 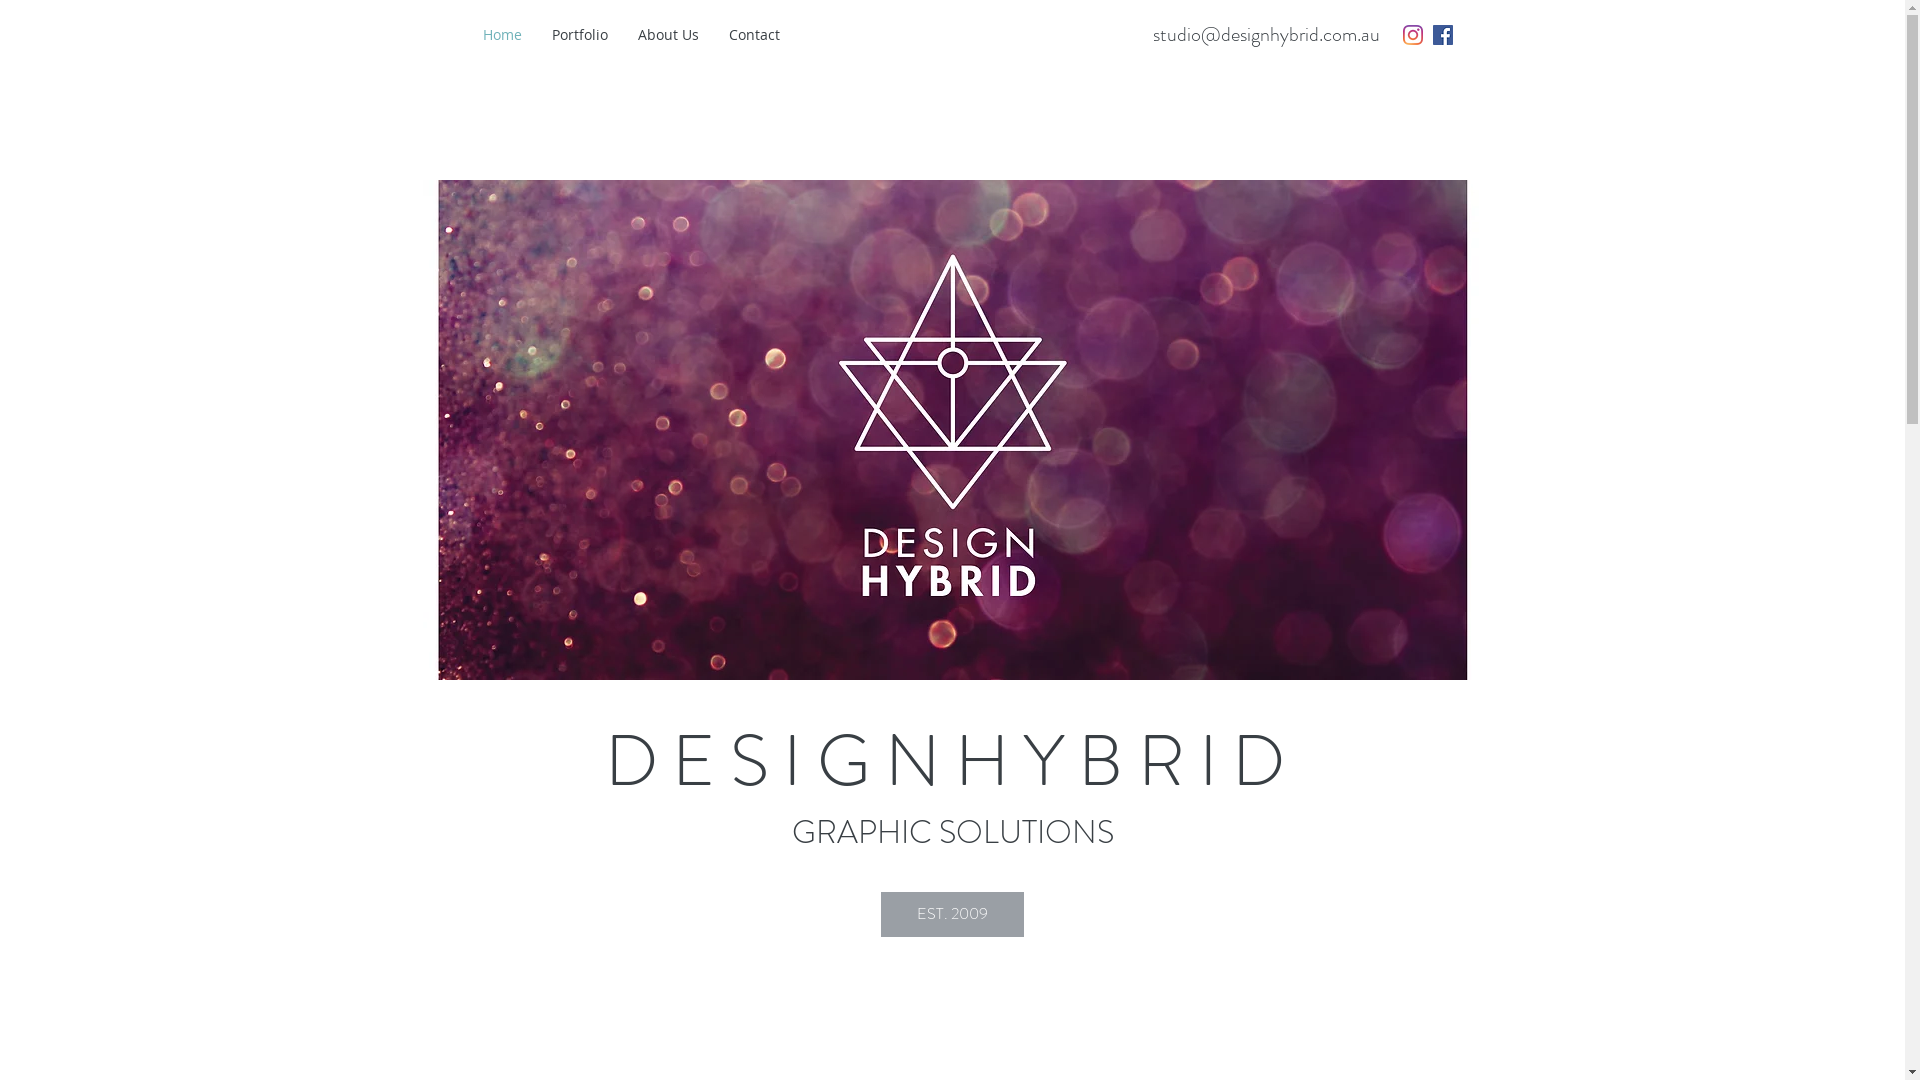 I want to click on 'Contact', so click(x=753, y=34).